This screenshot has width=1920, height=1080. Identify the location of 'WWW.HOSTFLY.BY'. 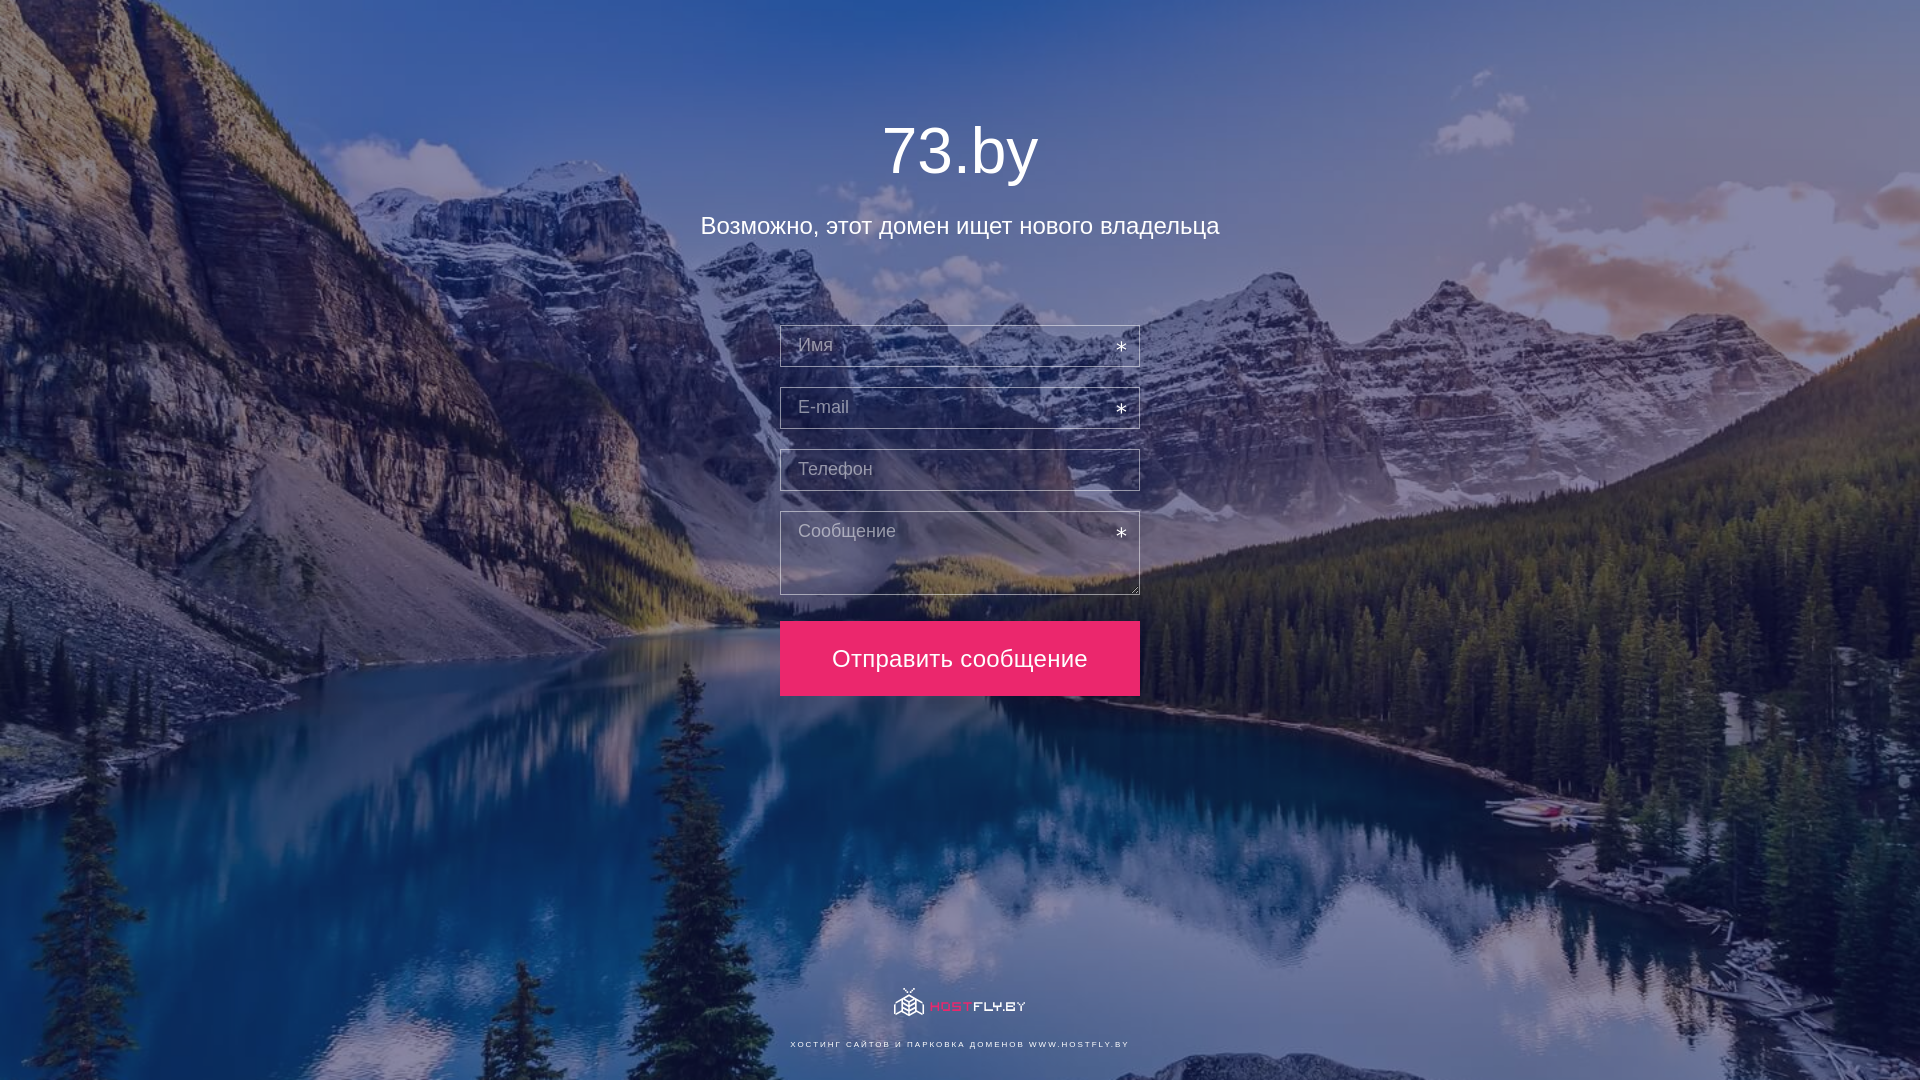
(1078, 1043).